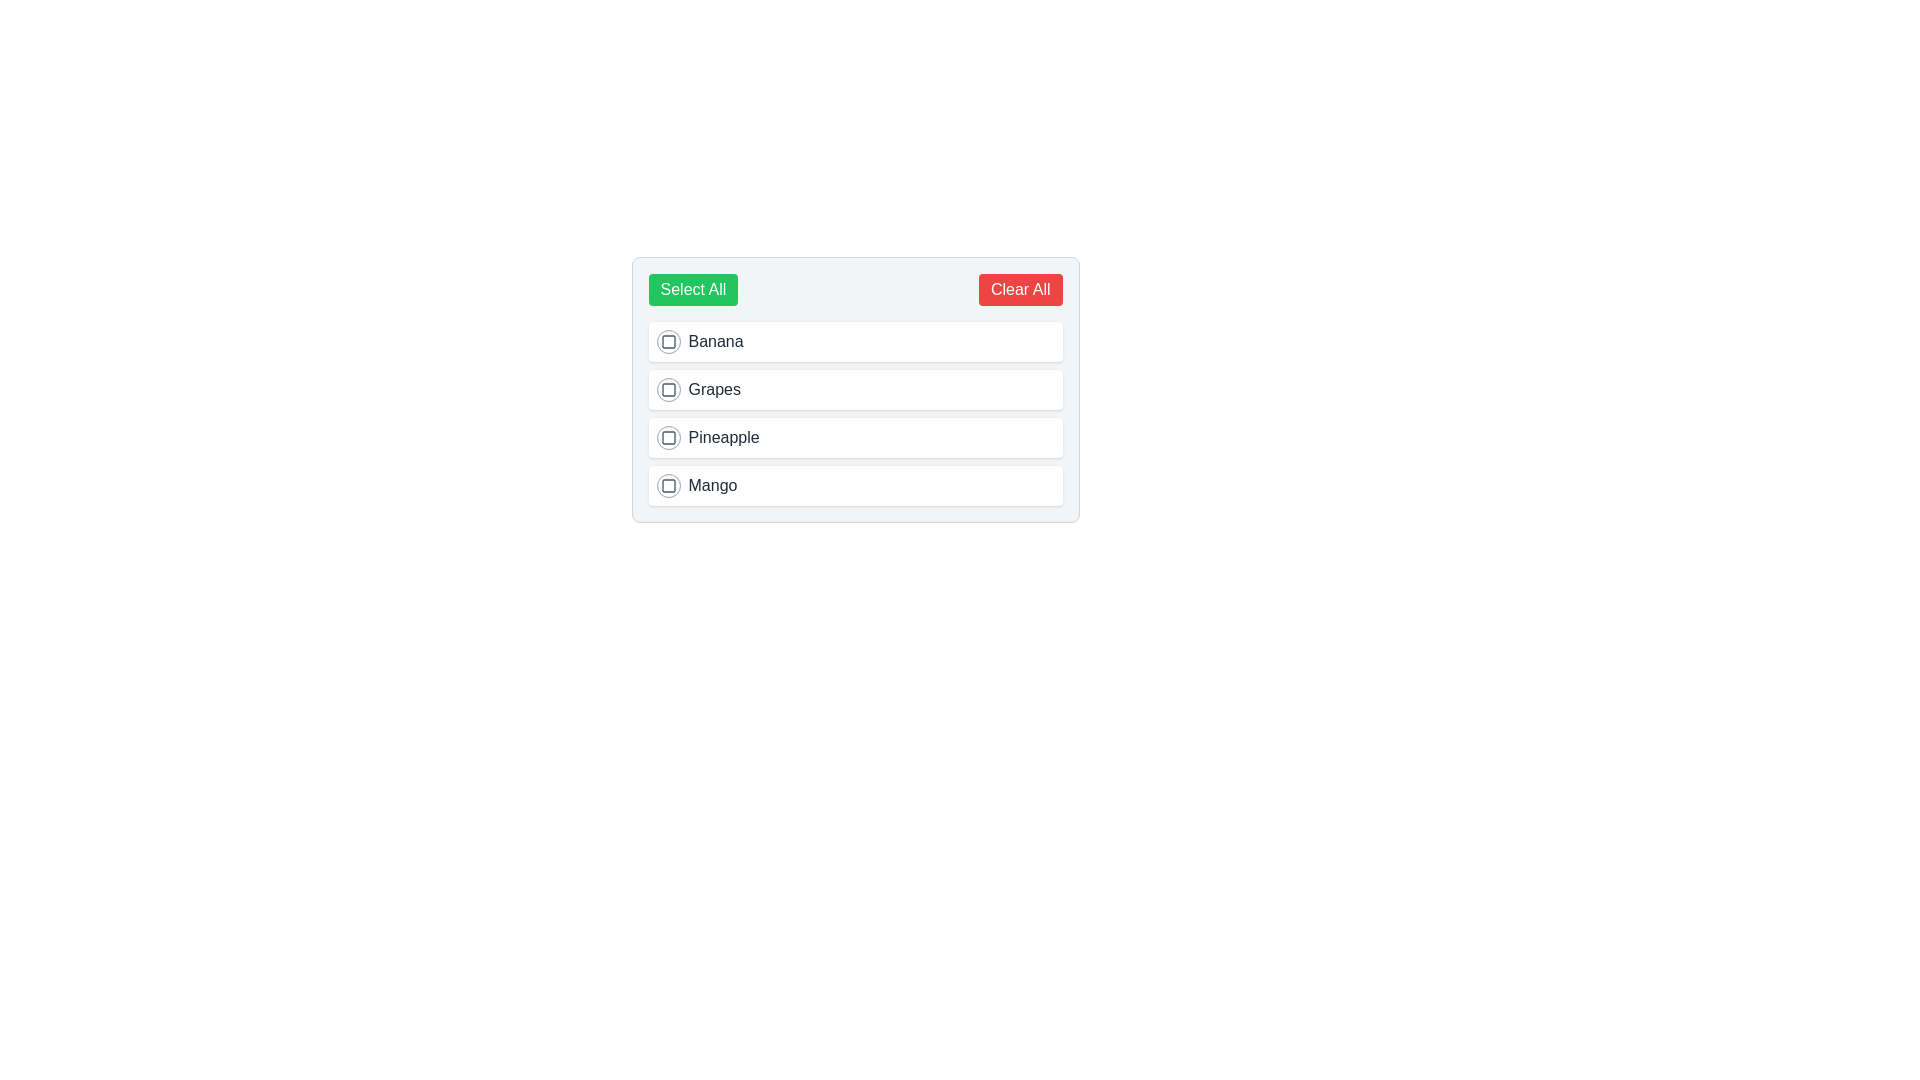  Describe the element at coordinates (668, 486) in the screenshot. I see `the circular checkbox in the list row labeled 'Mango'` at that location.